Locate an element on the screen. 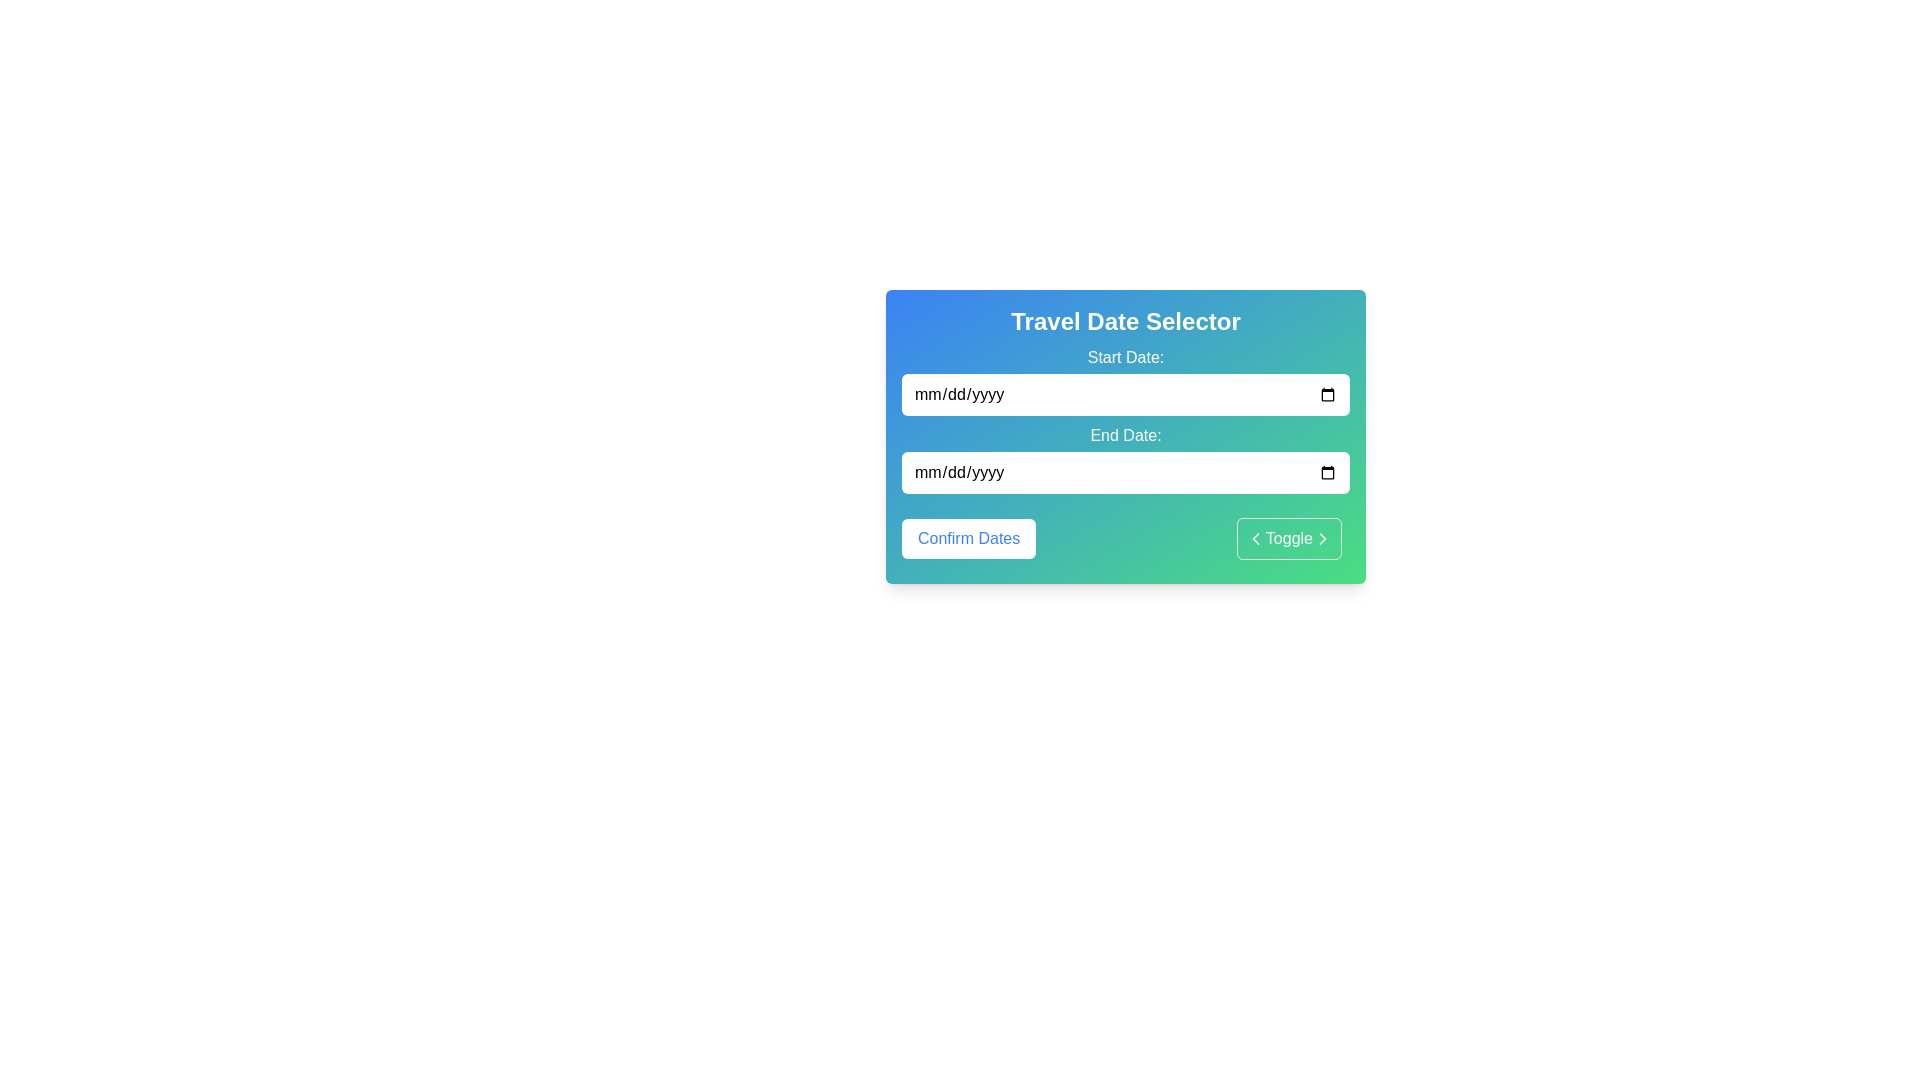 The image size is (1920, 1080). the right-pointing chevron-shaped icon adjacent to the 'Toggle' label within the green button at the bottom-right corner of the travel date selector form card is located at coordinates (1323, 538).